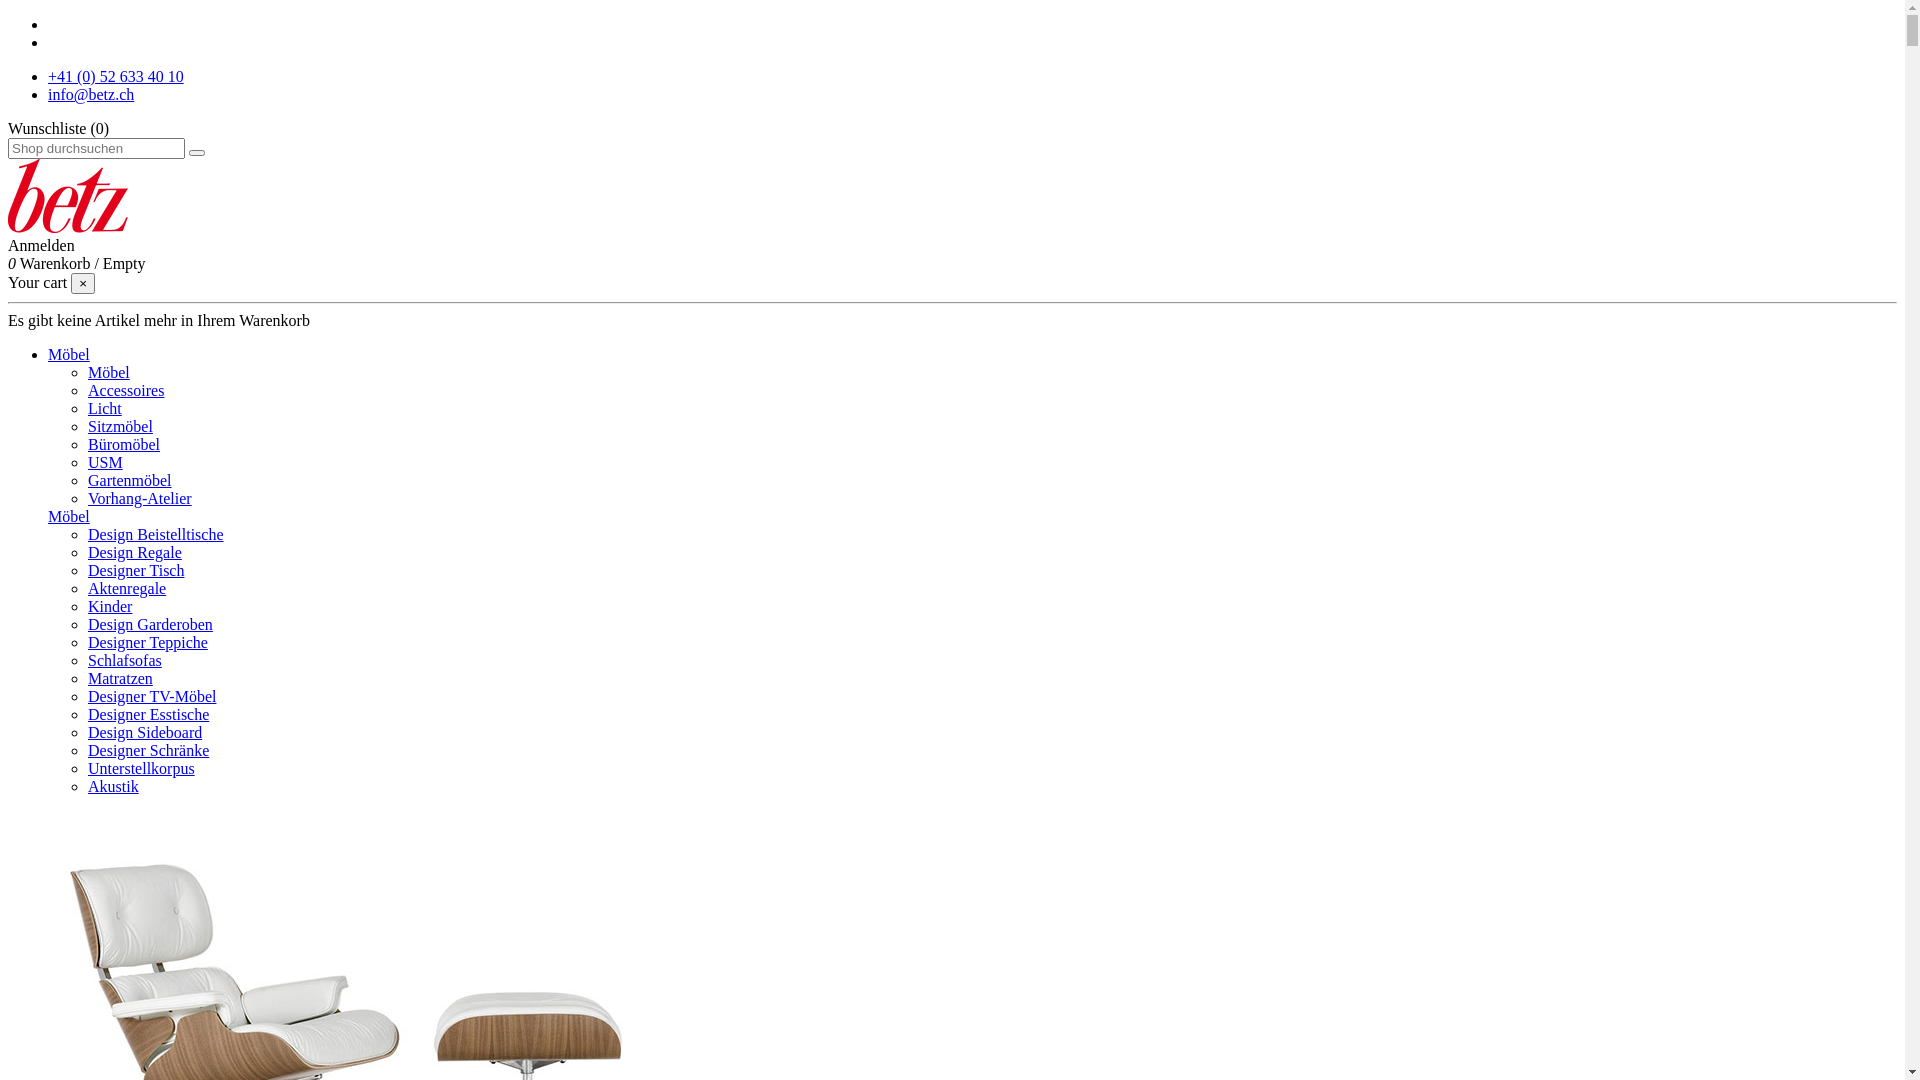  Describe the element at coordinates (147, 642) in the screenshot. I see `'Designer Teppiche'` at that location.